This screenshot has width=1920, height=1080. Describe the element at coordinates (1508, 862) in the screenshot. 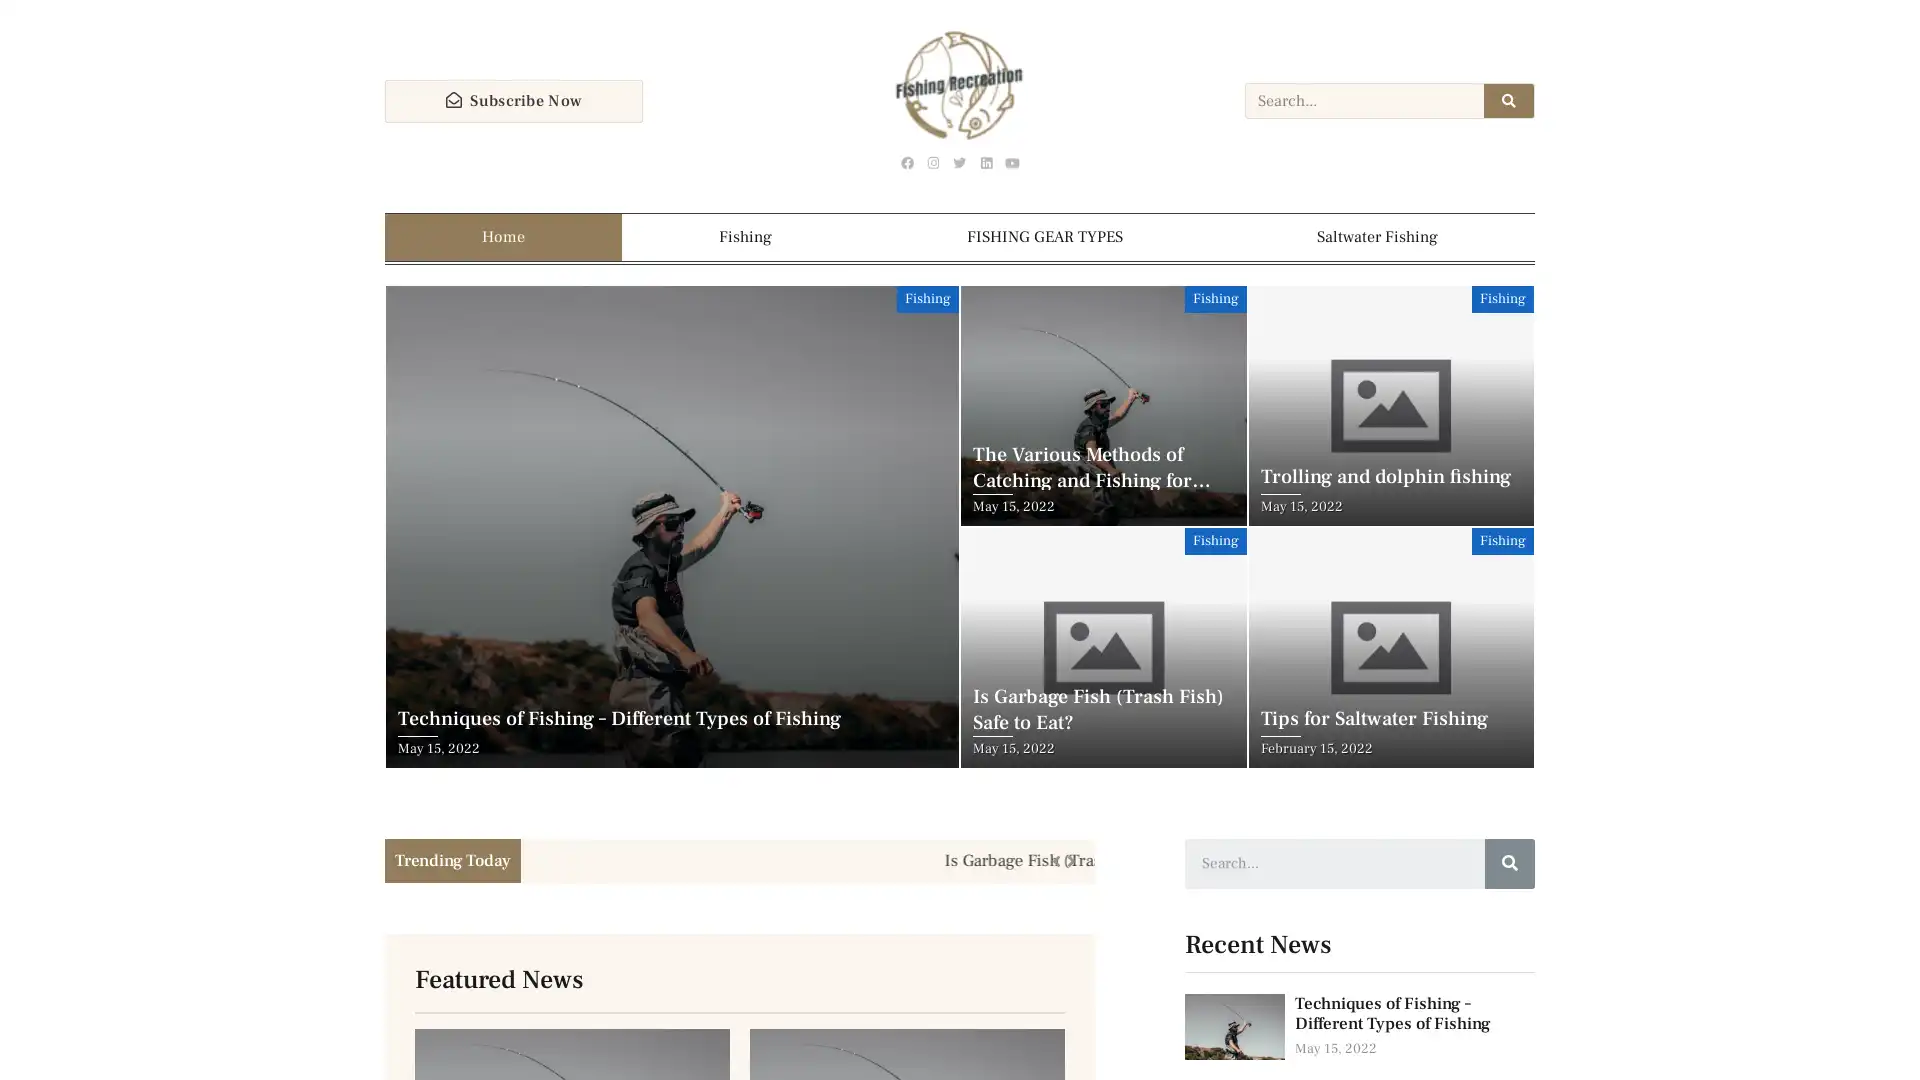

I see `Search` at that location.